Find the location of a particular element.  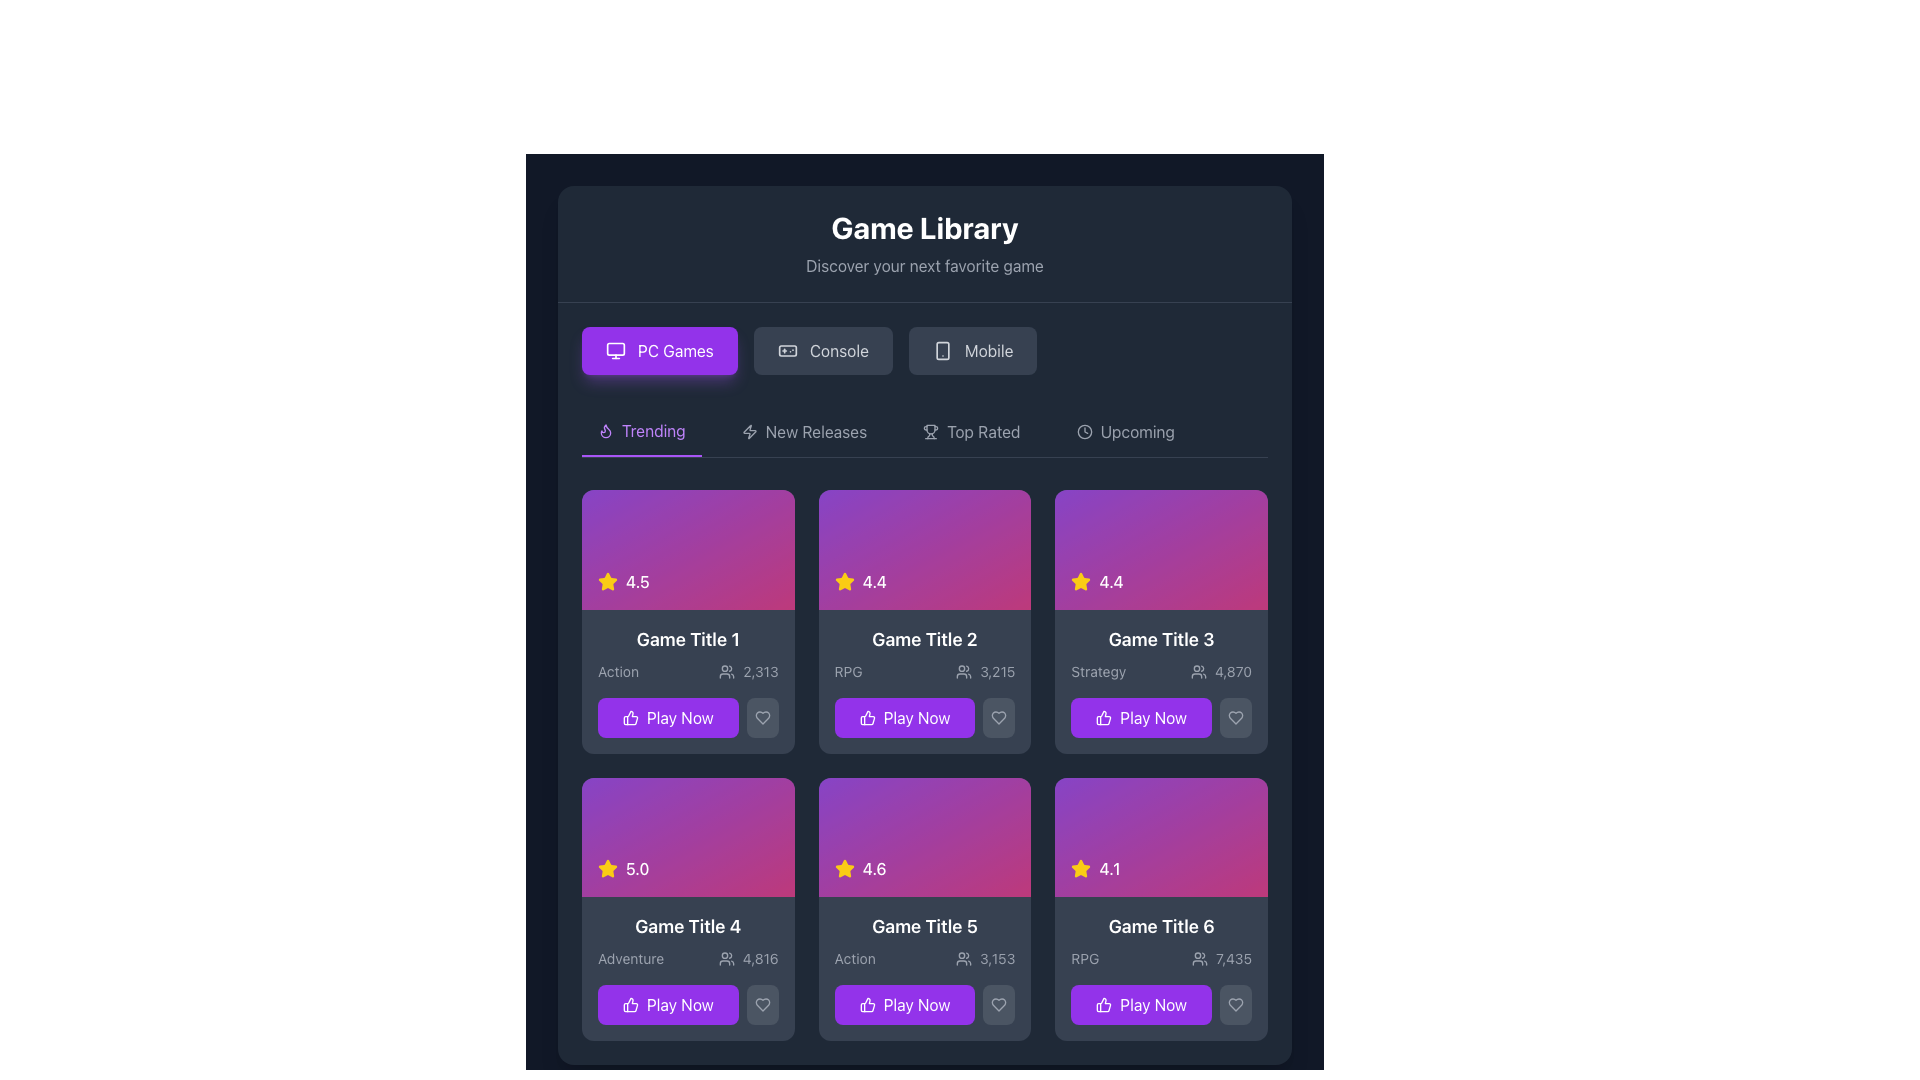

the text label that indicates the genre 'Adventure' located in the lower section of the card for 'Game Title 4', specifically below the title line and above the player count is located at coordinates (630, 958).